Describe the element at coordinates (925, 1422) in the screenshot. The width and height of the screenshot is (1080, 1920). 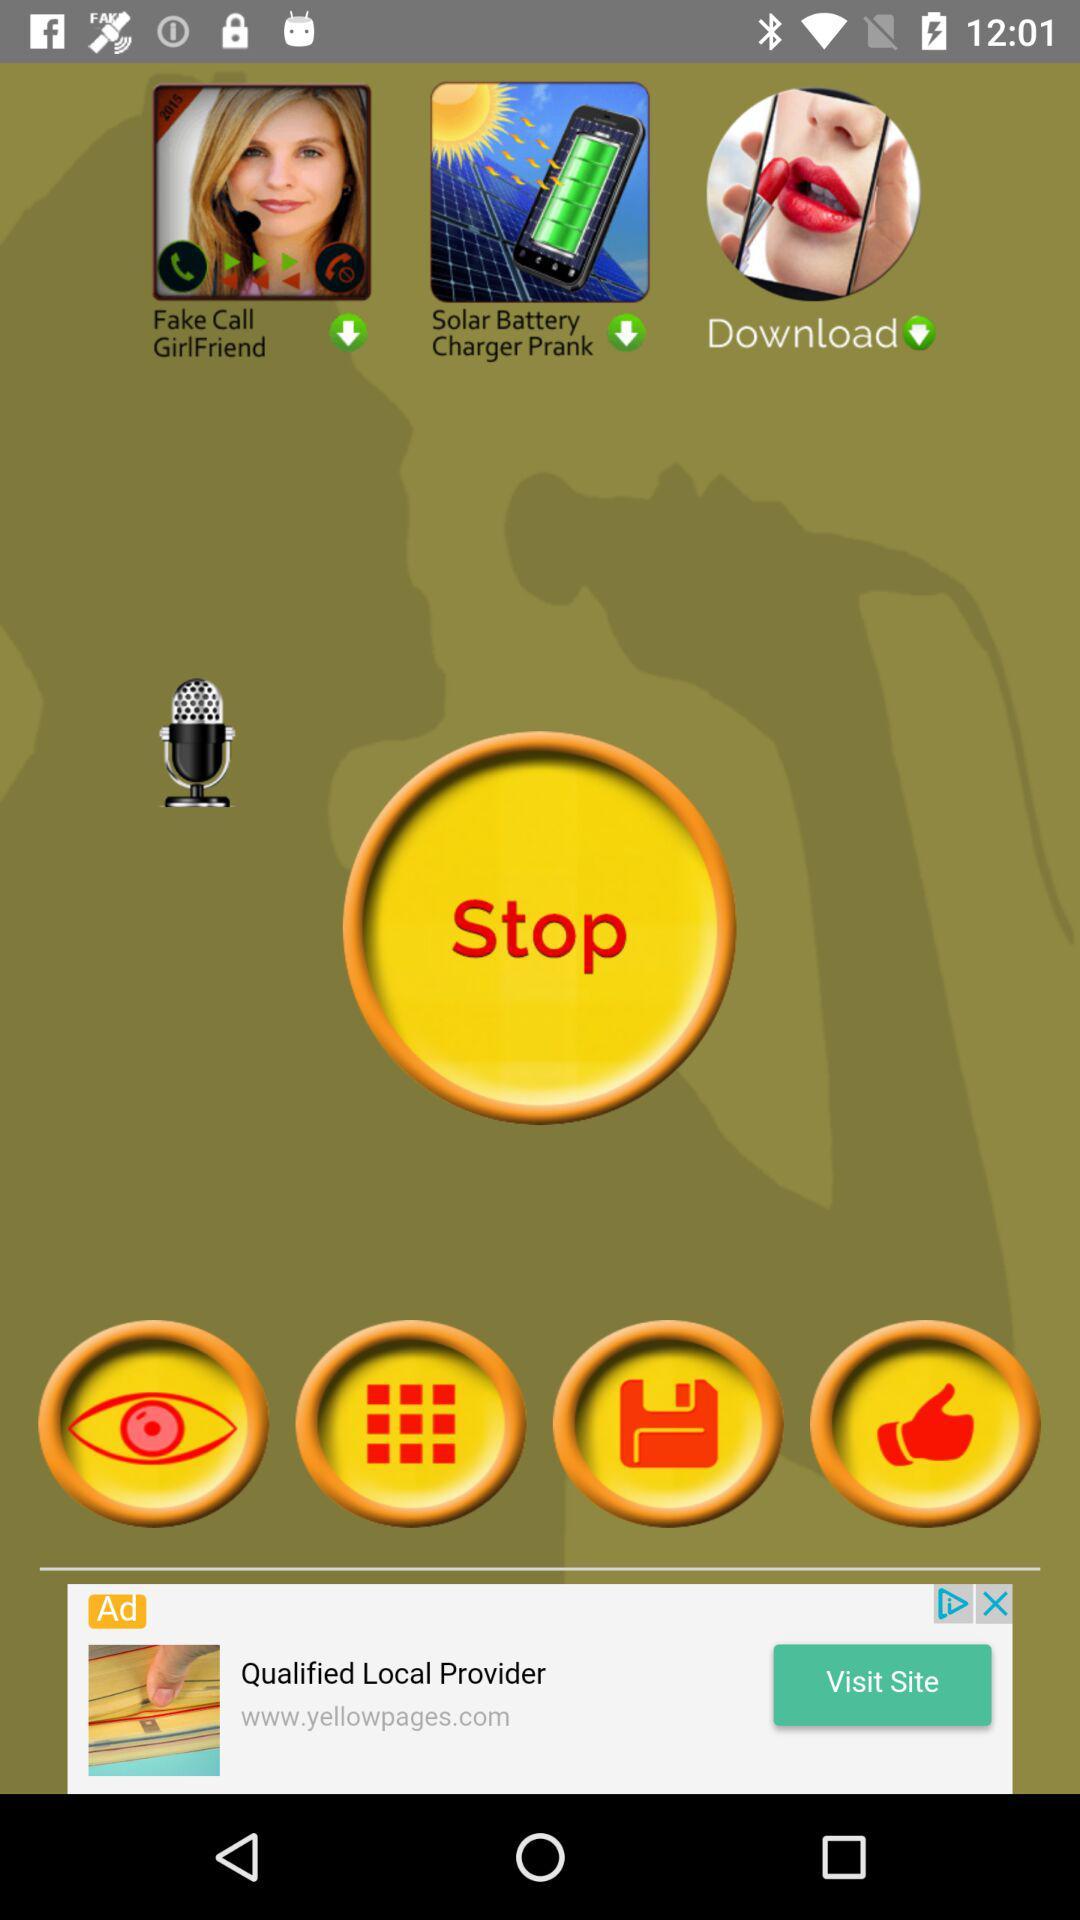
I see `thumbs up` at that location.